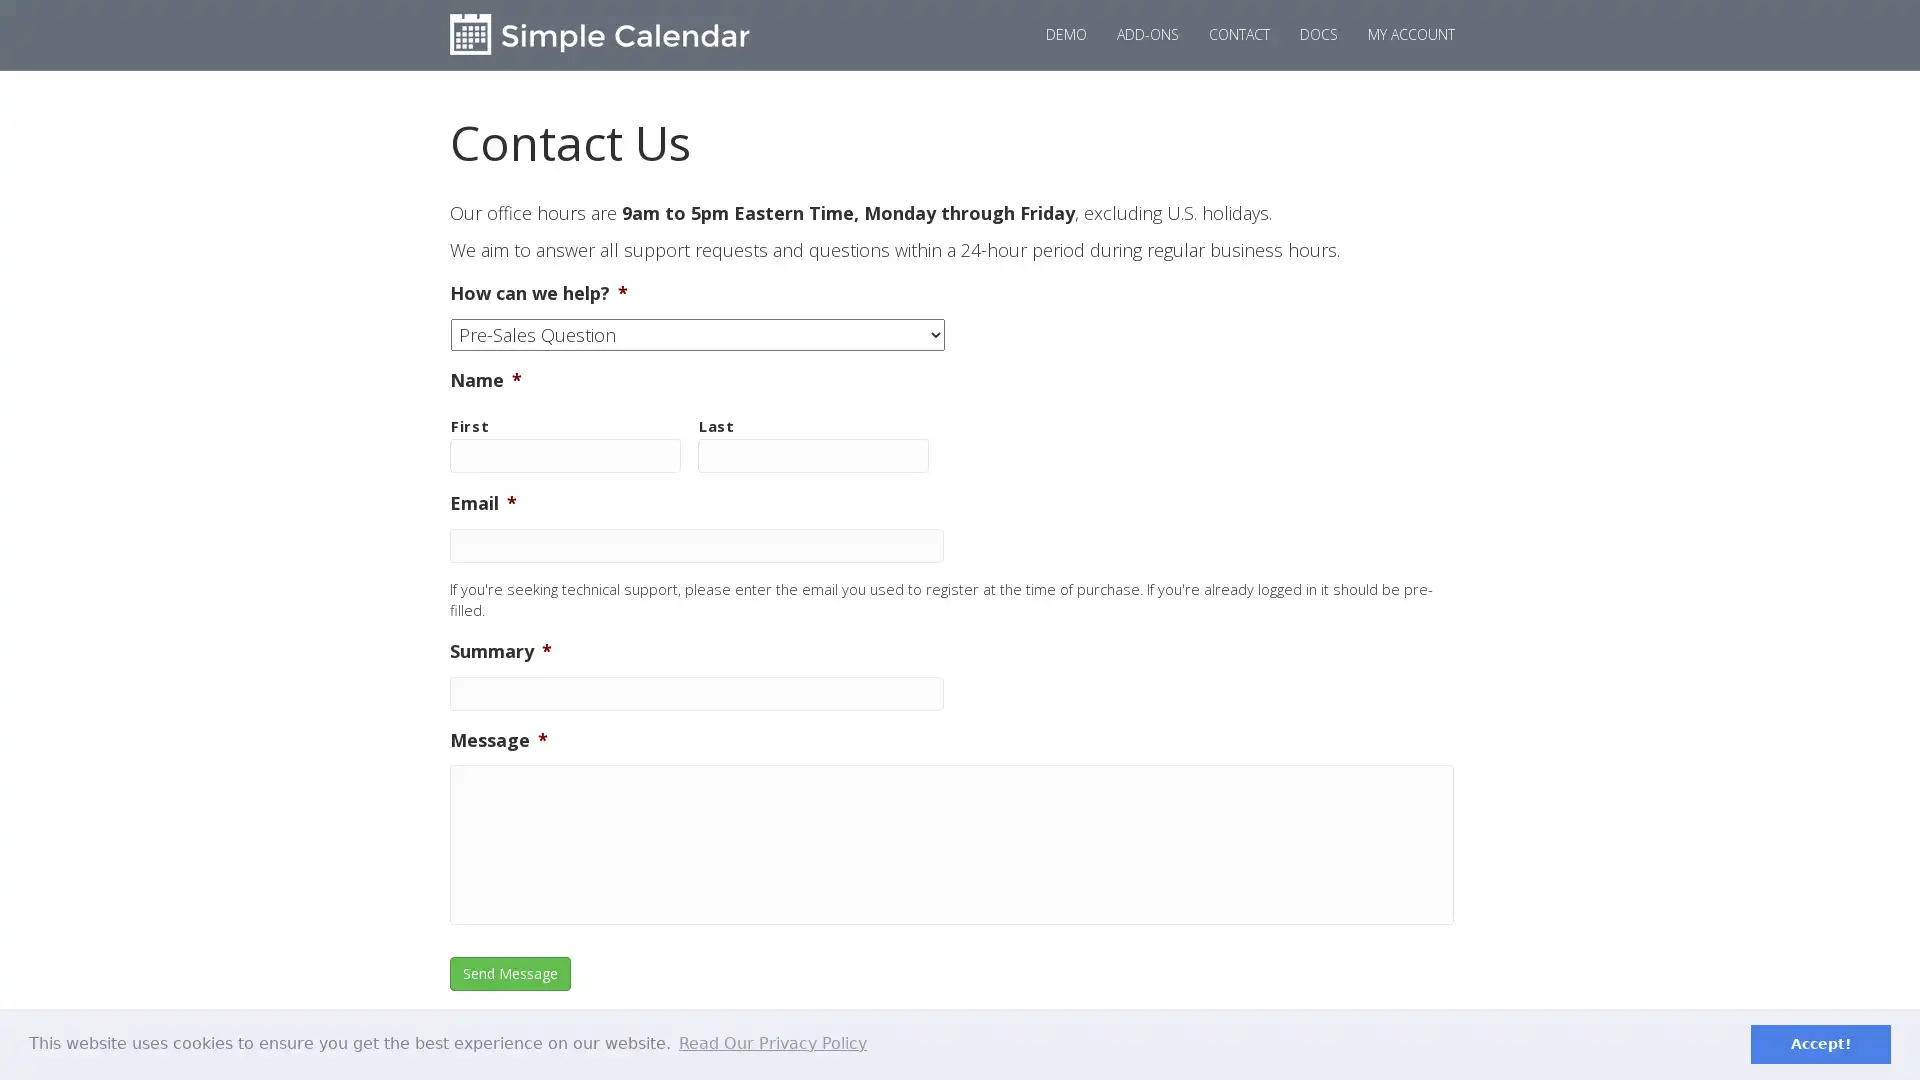 The width and height of the screenshot is (1920, 1080). What do you see at coordinates (771, 1043) in the screenshot?
I see `learn more about cookies` at bounding box center [771, 1043].